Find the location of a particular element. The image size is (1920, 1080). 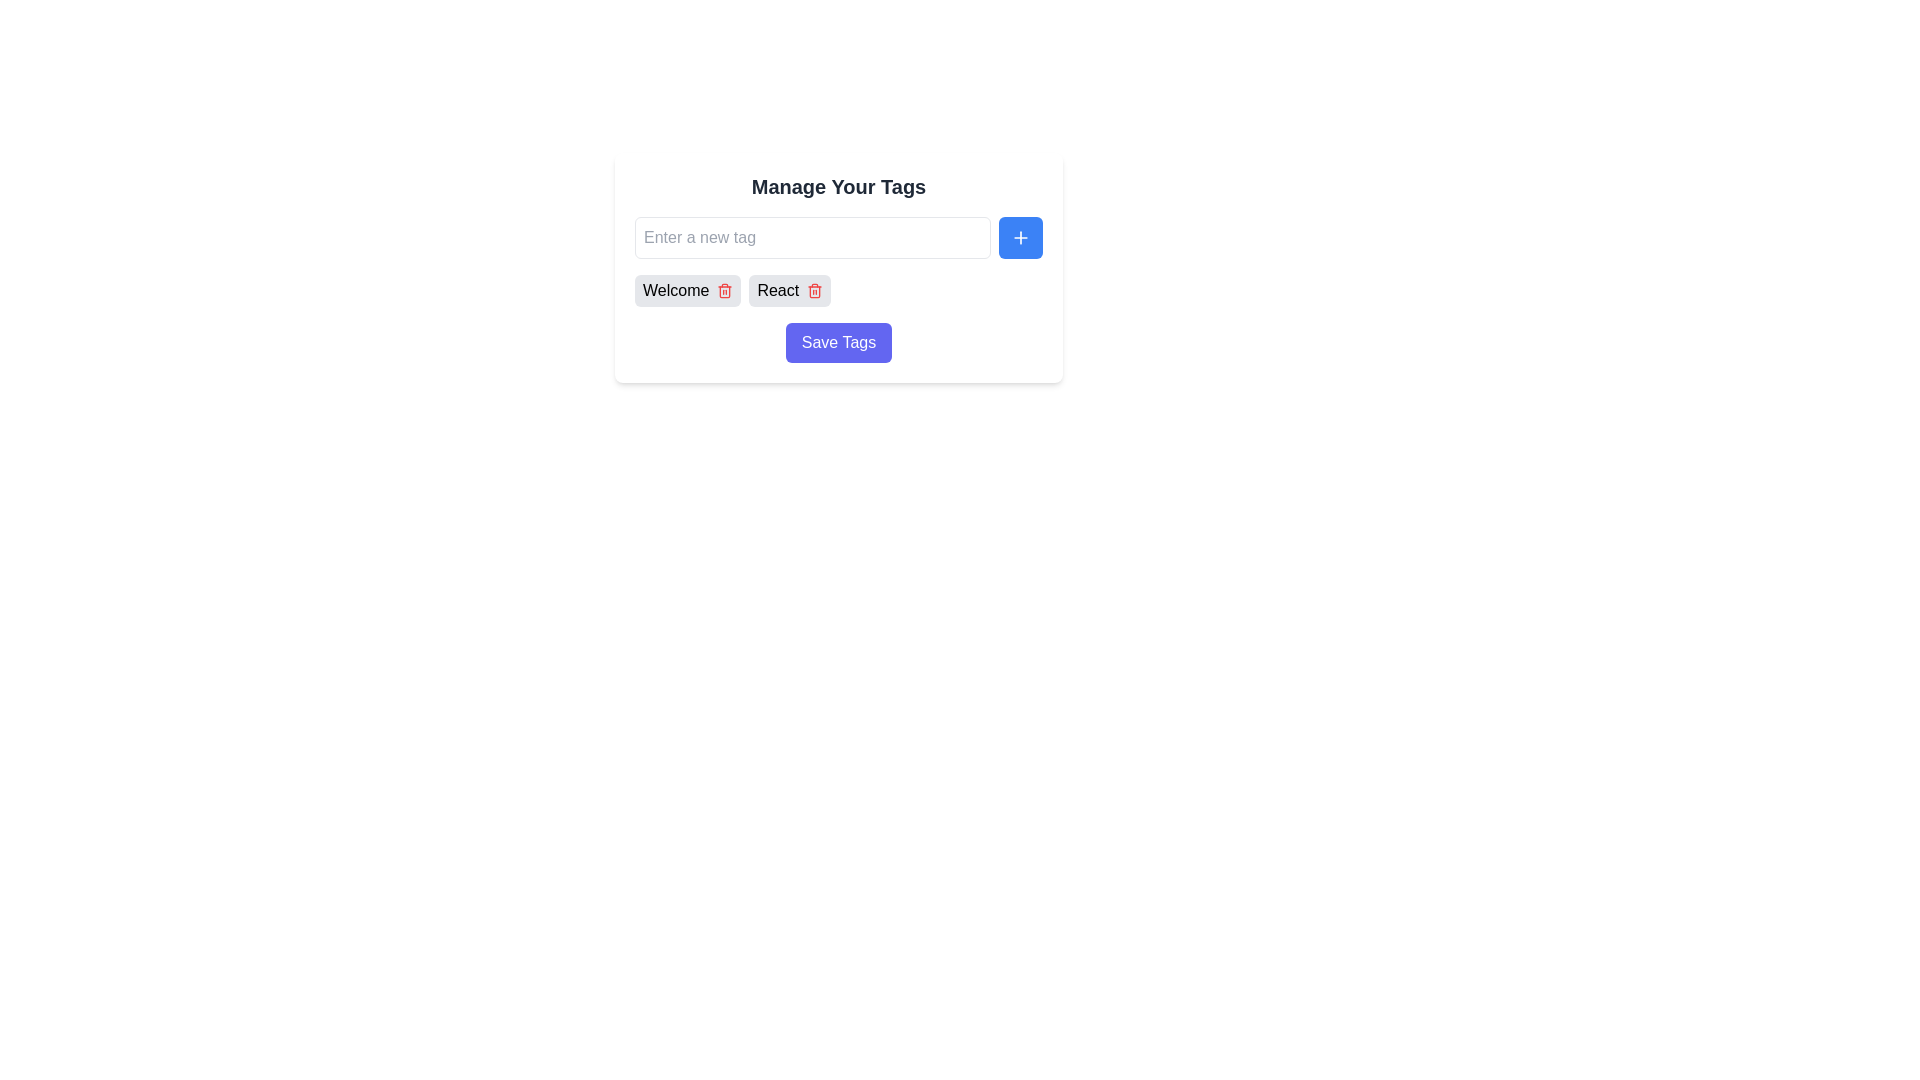

the trash icon associated with the 'React' tag is located at coordinates (789, 290).